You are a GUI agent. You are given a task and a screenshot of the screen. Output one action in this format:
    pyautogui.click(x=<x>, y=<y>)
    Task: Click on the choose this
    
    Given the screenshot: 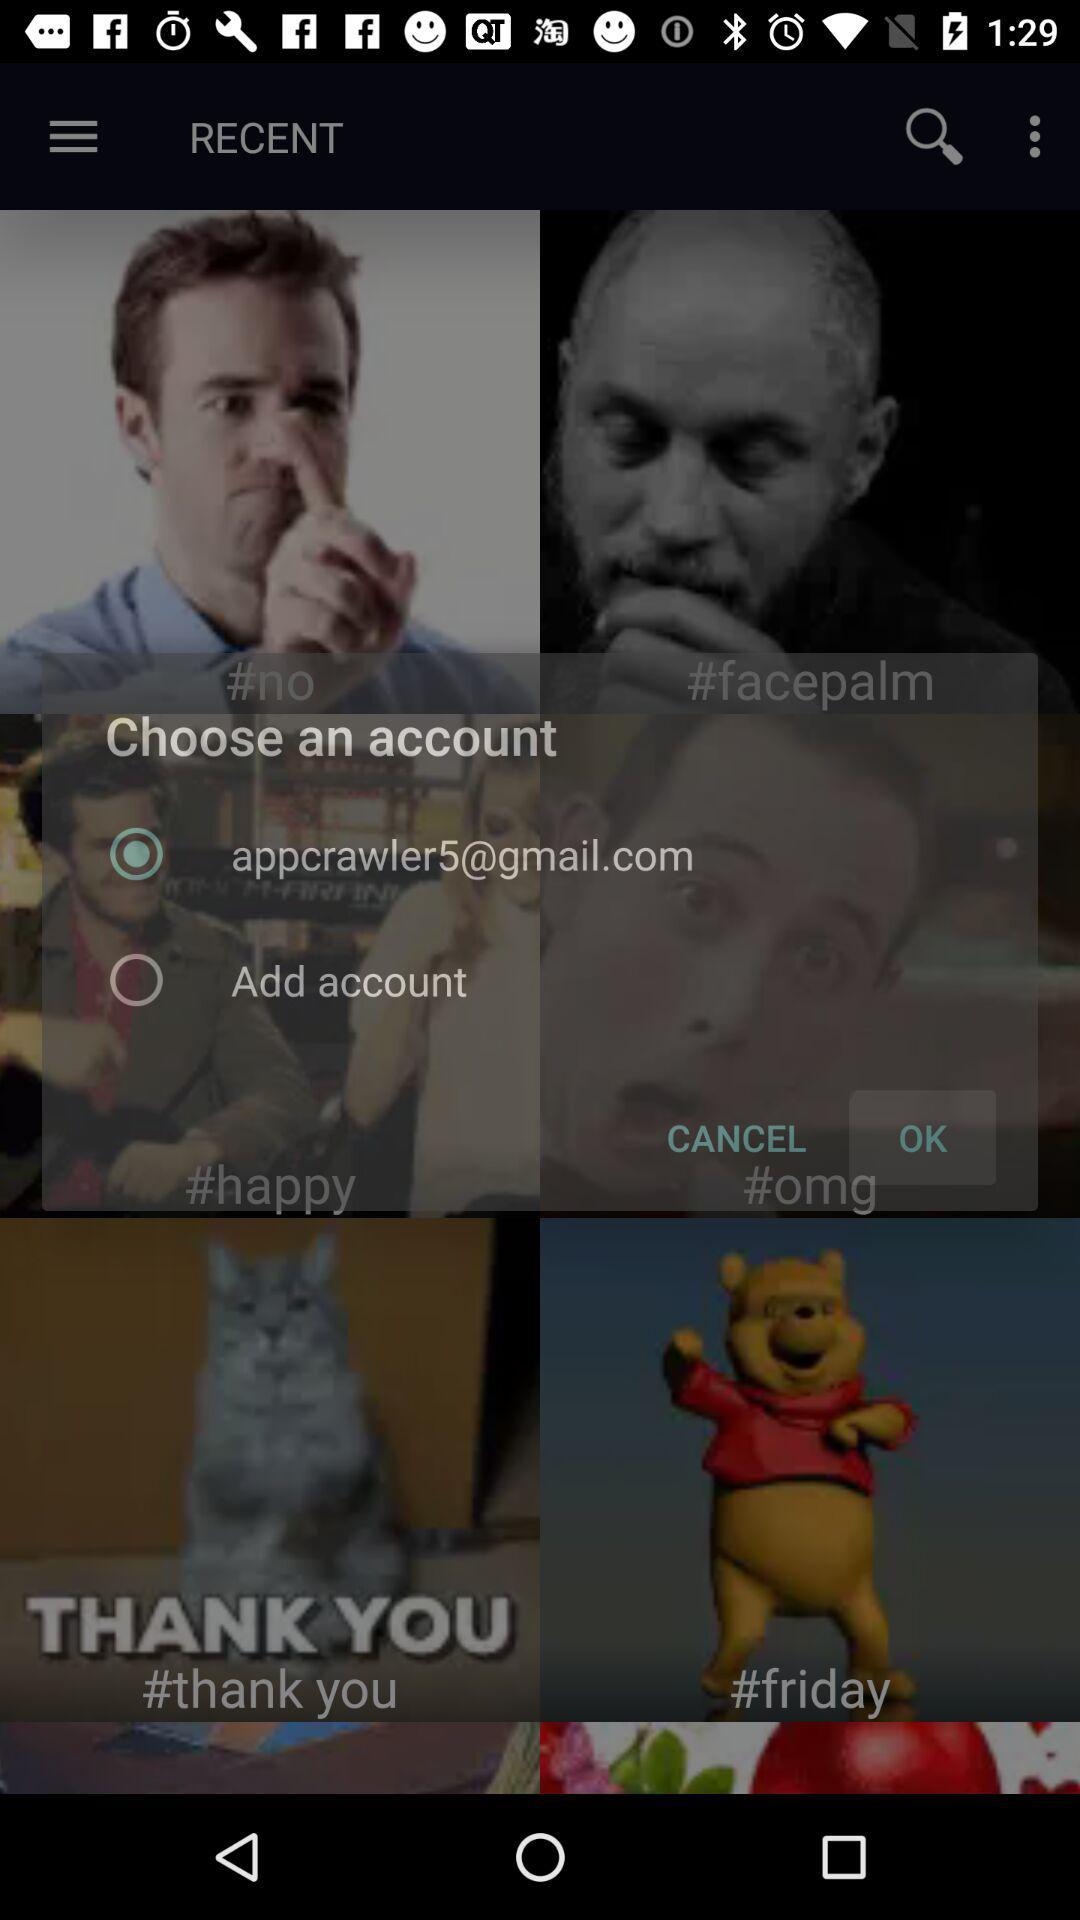 What is the action you would take?
    pyautogui.click(x=270, y=1469)
    